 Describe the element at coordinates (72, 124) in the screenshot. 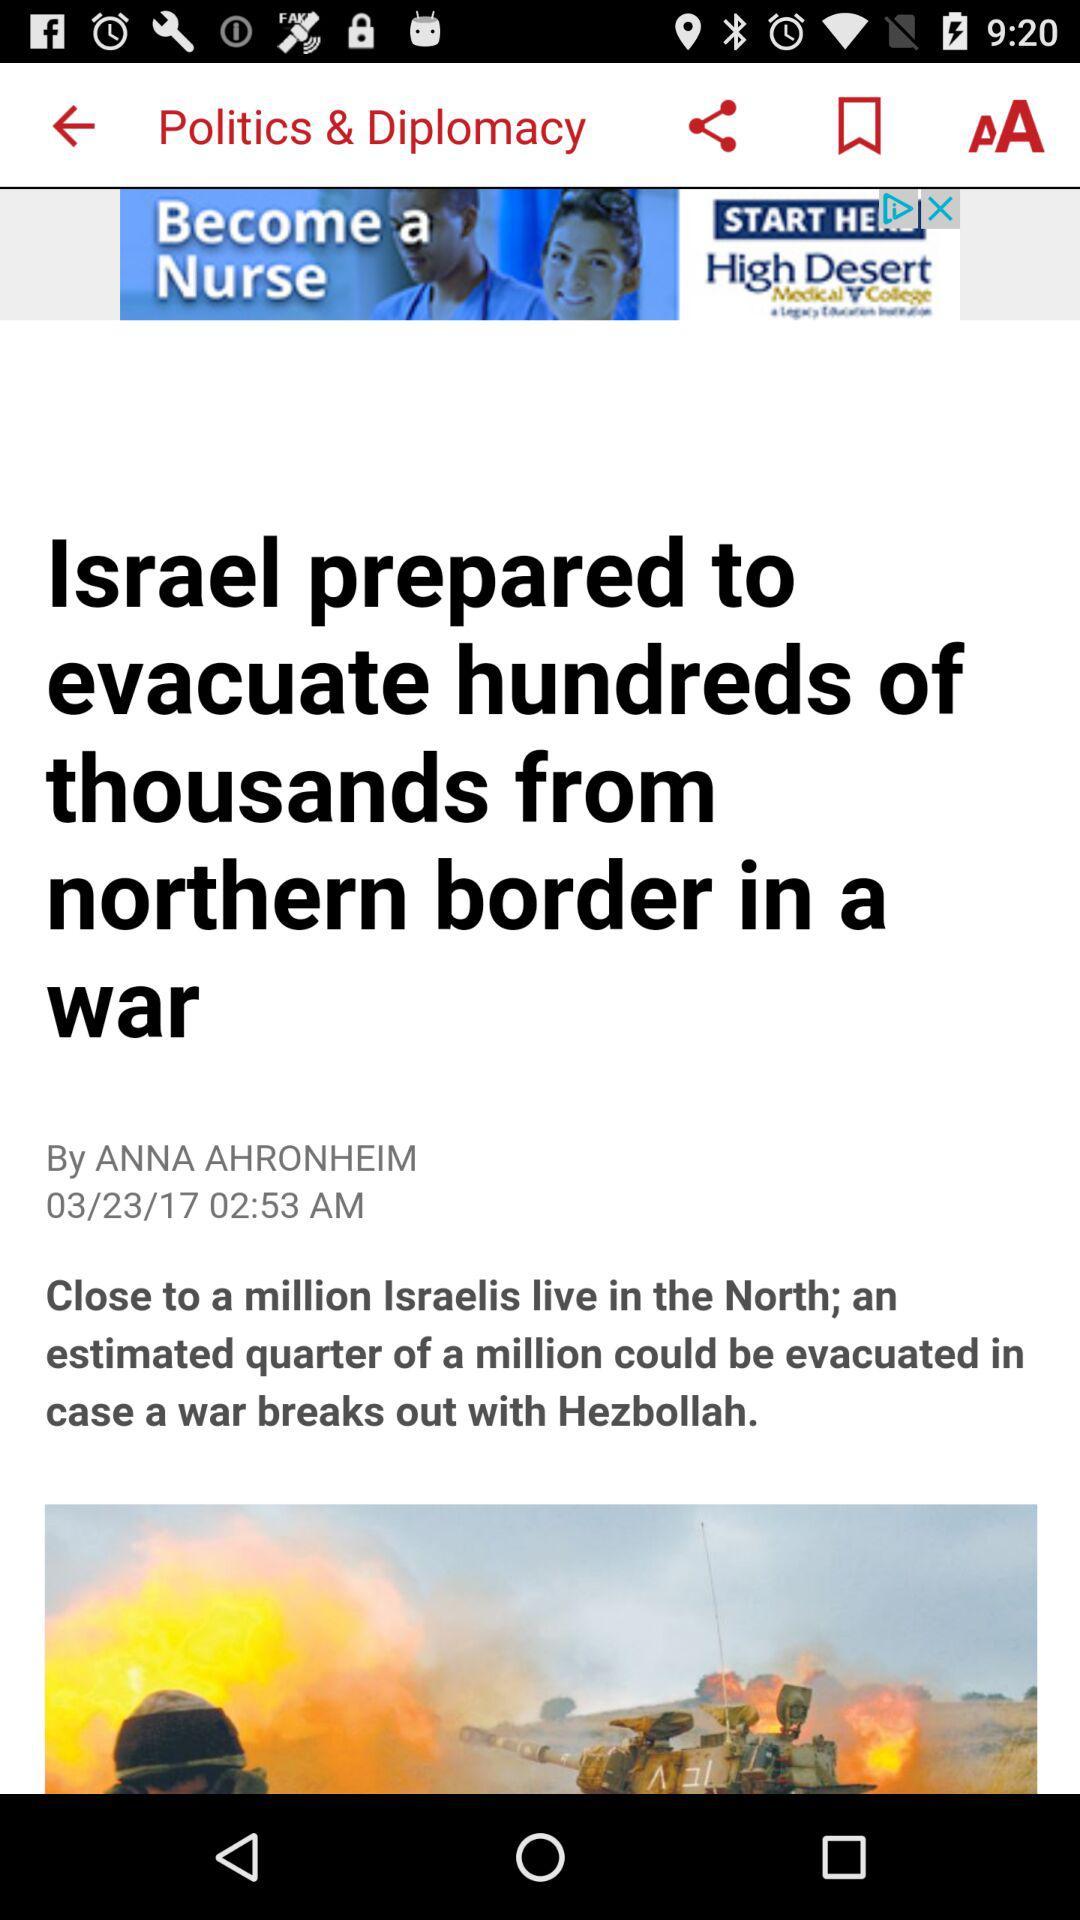

I see `previous page` at that location.